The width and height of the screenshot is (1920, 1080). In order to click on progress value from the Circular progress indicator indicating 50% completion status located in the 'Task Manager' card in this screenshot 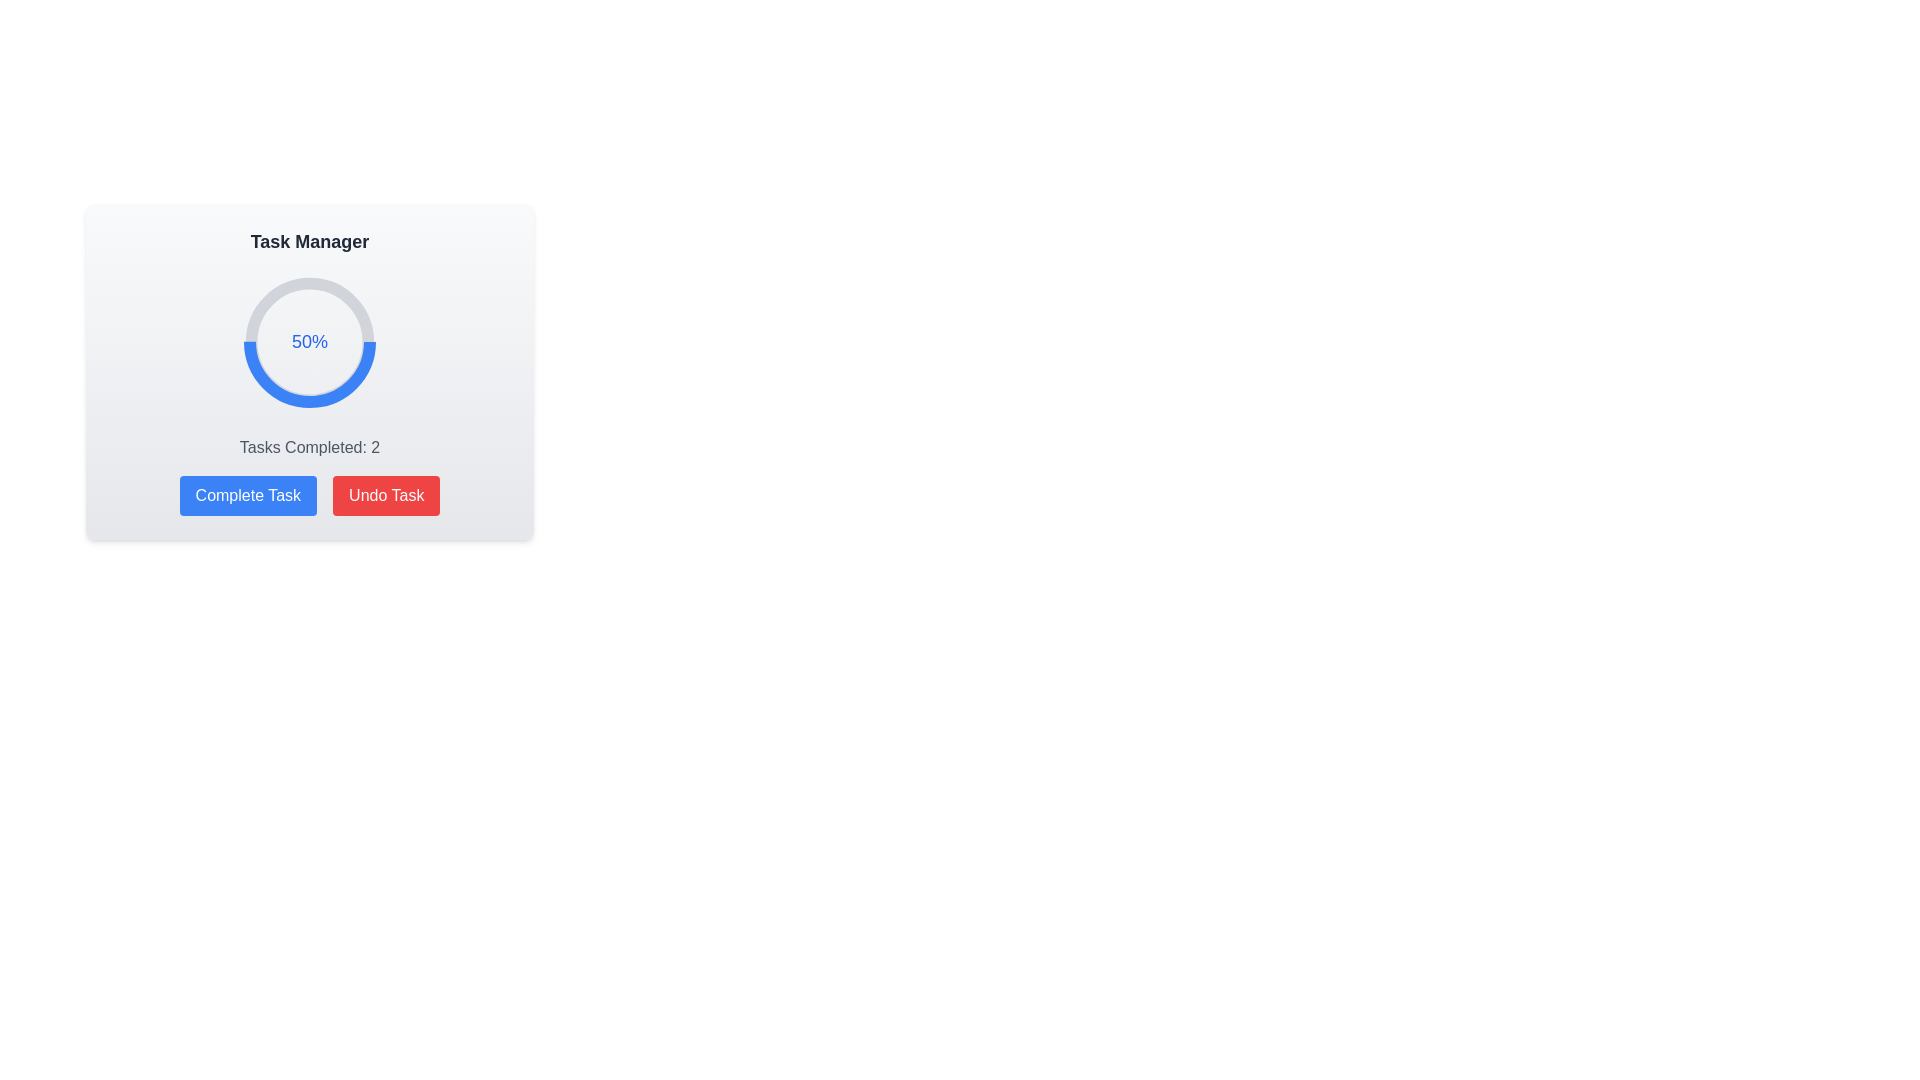, I will do `click(309, 341)`.